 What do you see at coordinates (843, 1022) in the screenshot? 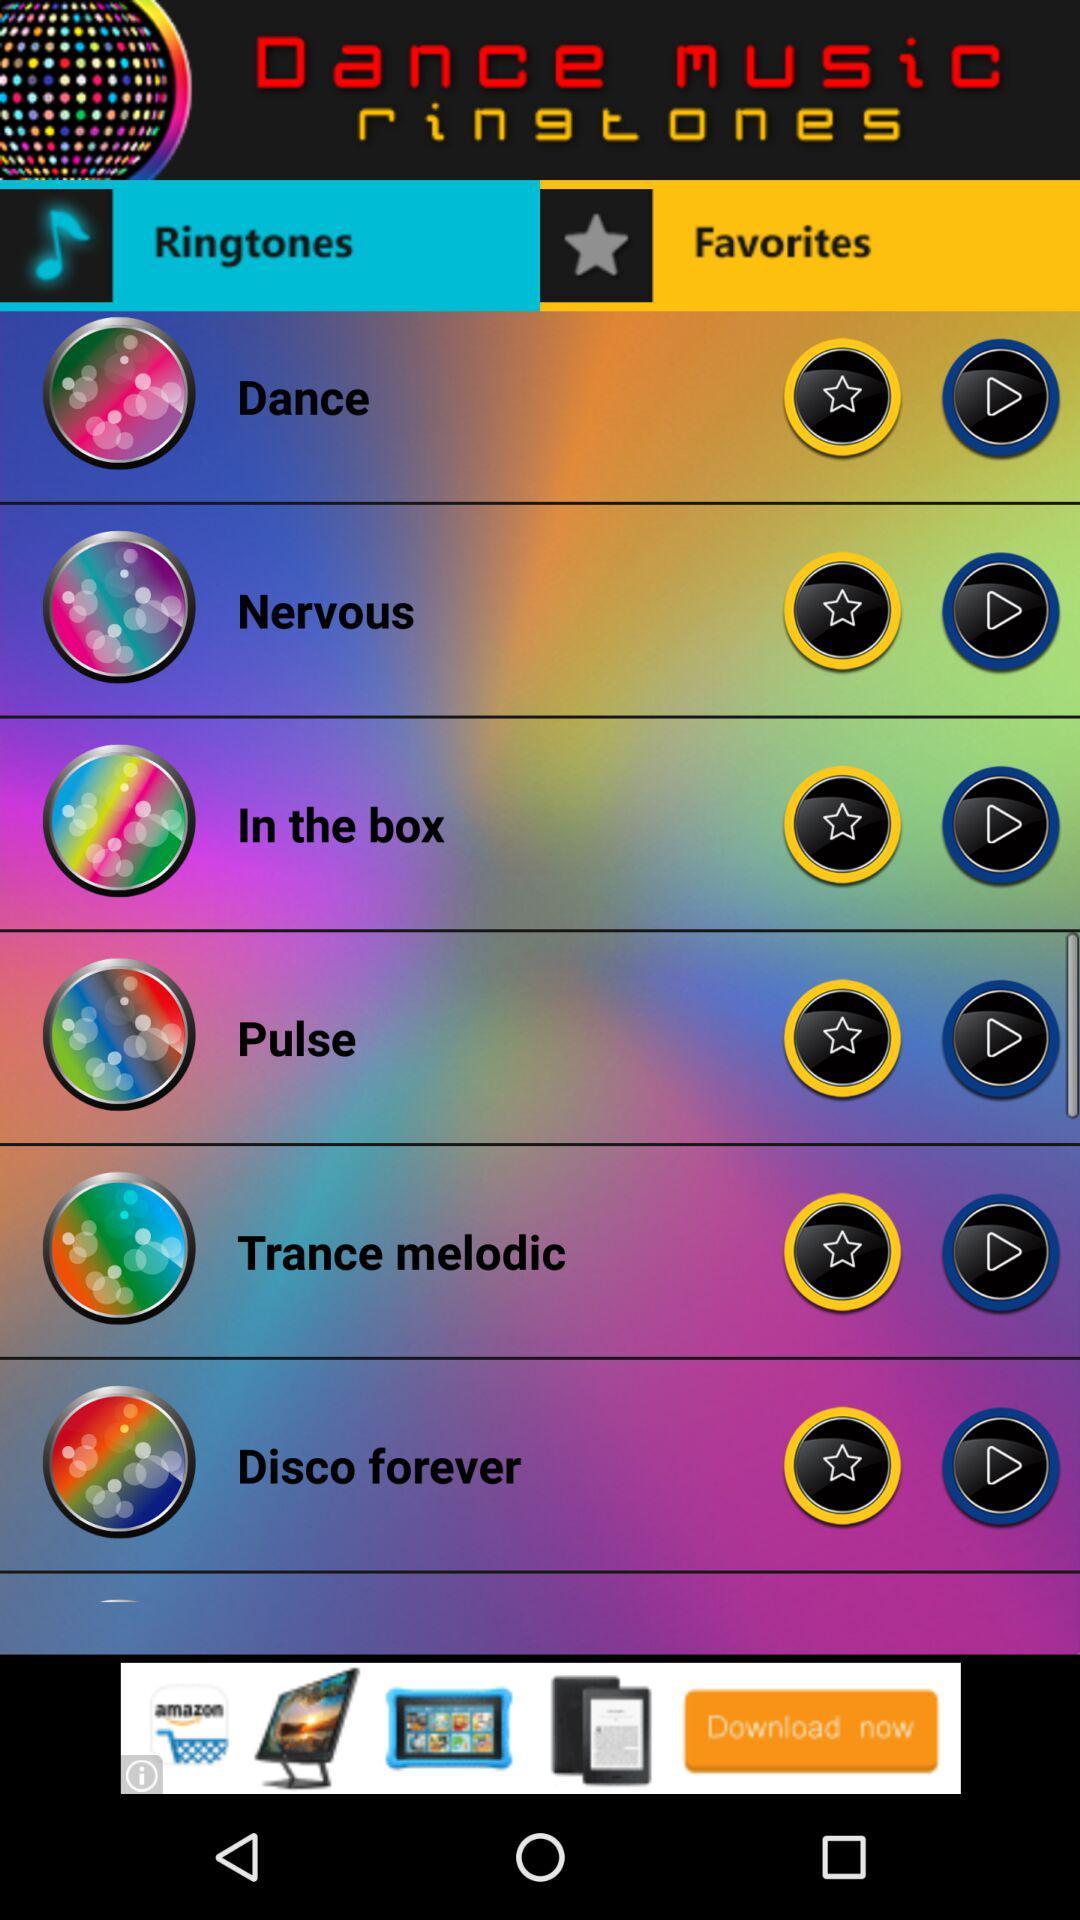
I see `star` at bounding box center [843, 1022].